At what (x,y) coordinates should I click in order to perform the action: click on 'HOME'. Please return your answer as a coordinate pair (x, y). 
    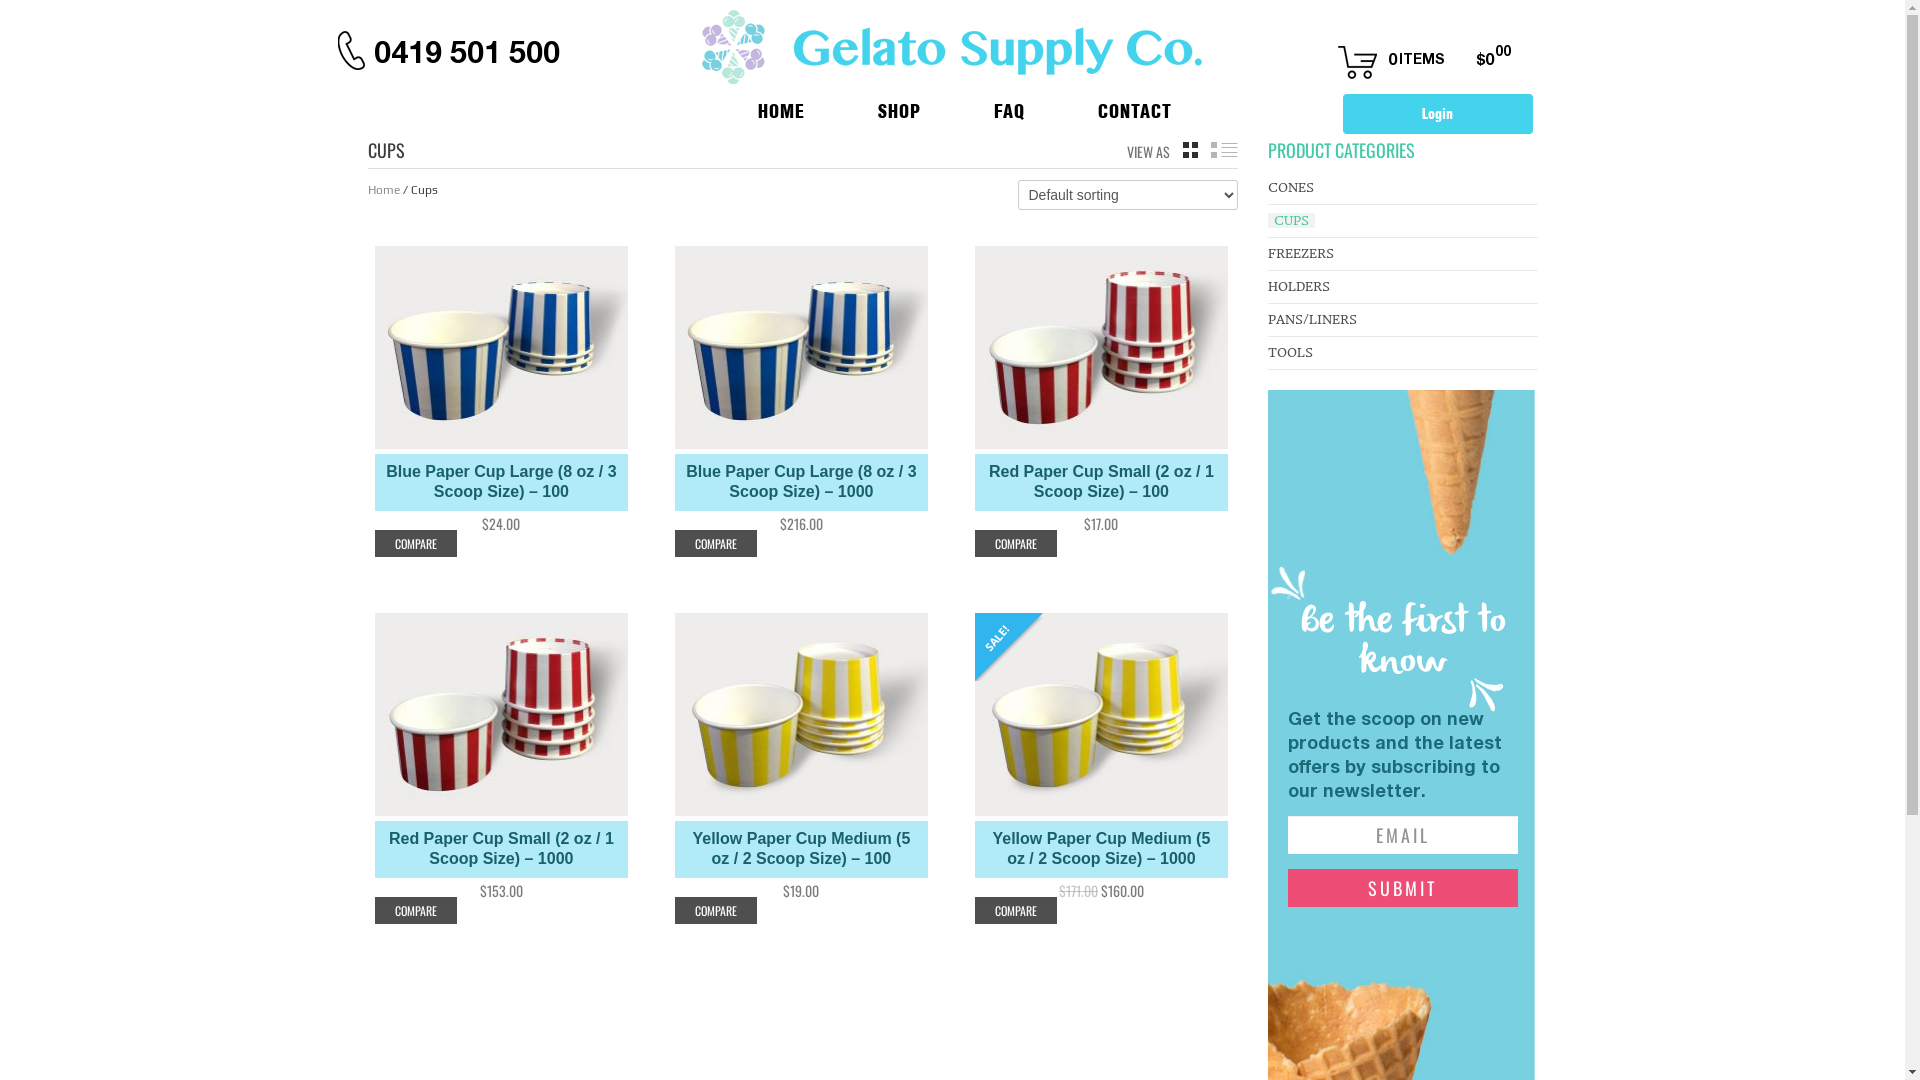
    Looking at the image, I should click on (760, 109).